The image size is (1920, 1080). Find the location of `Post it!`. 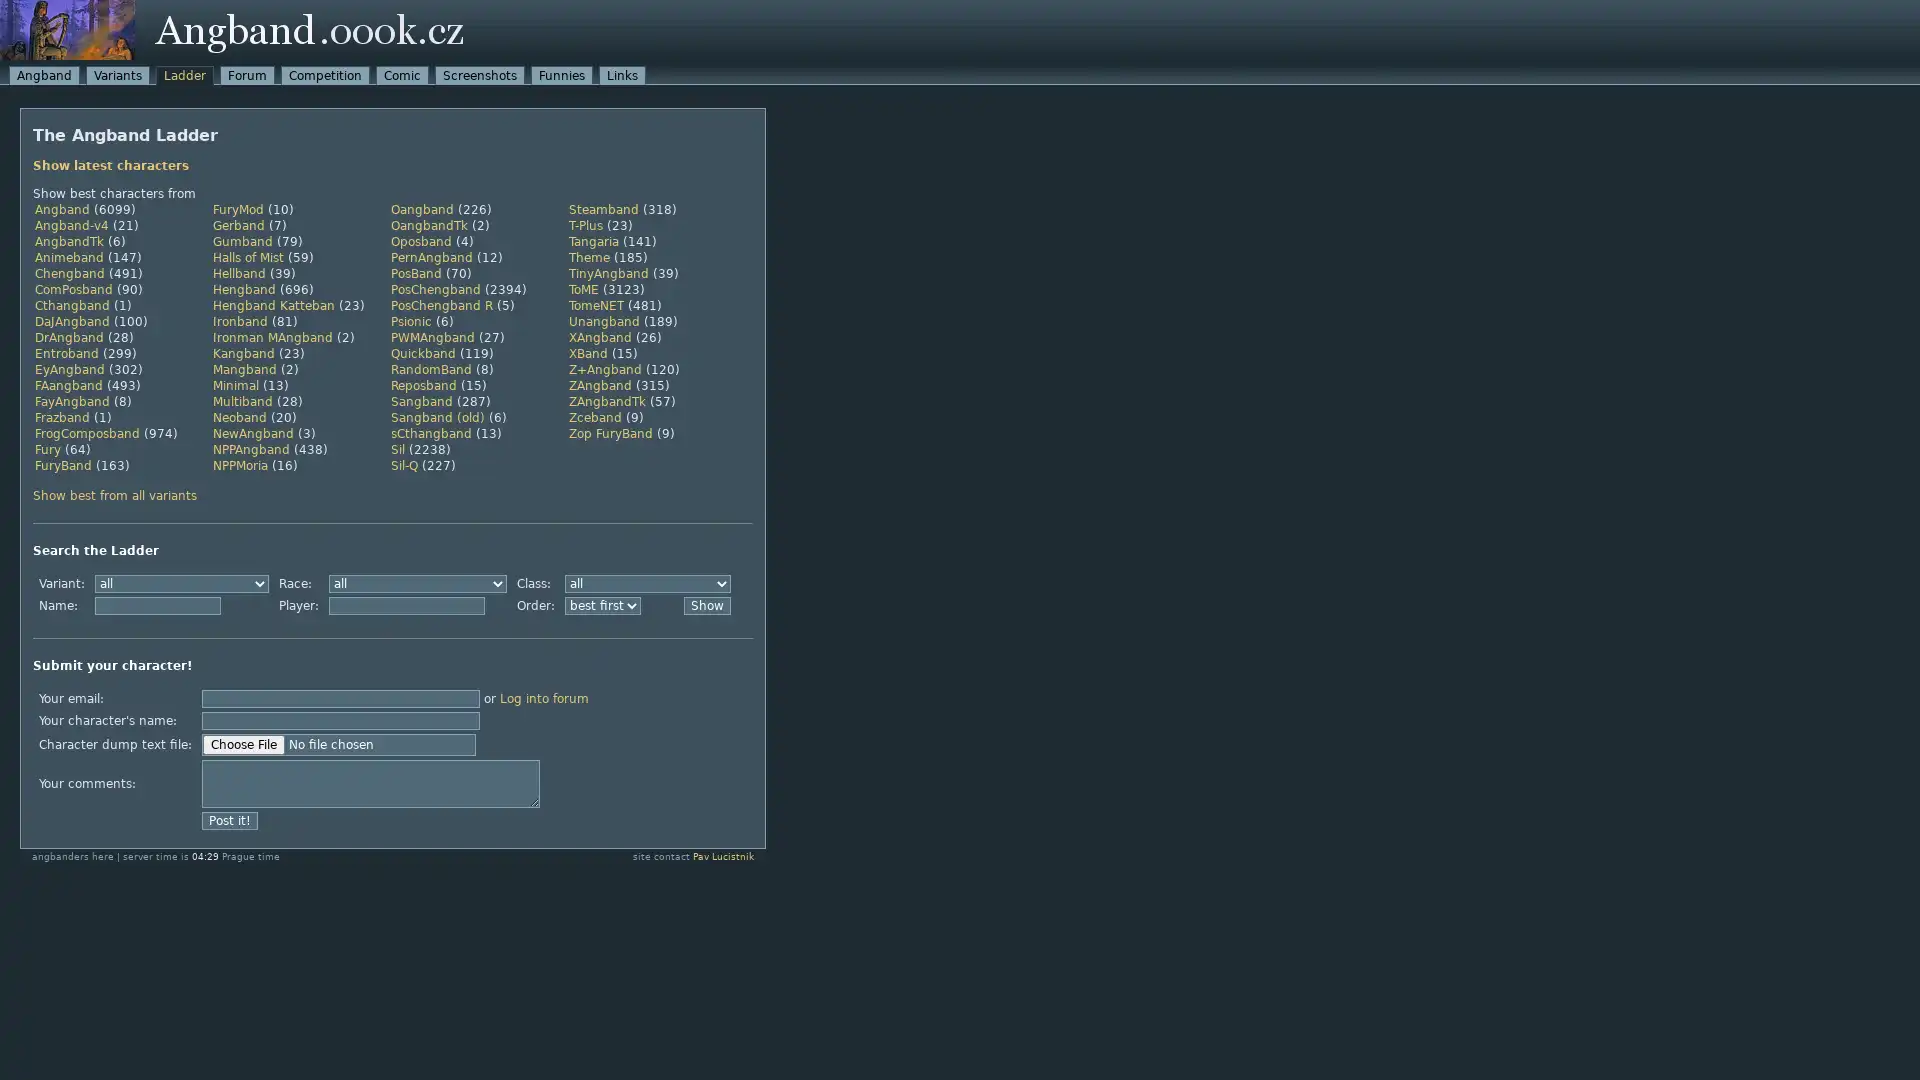

Post it! is located at coordinates (230, 821).